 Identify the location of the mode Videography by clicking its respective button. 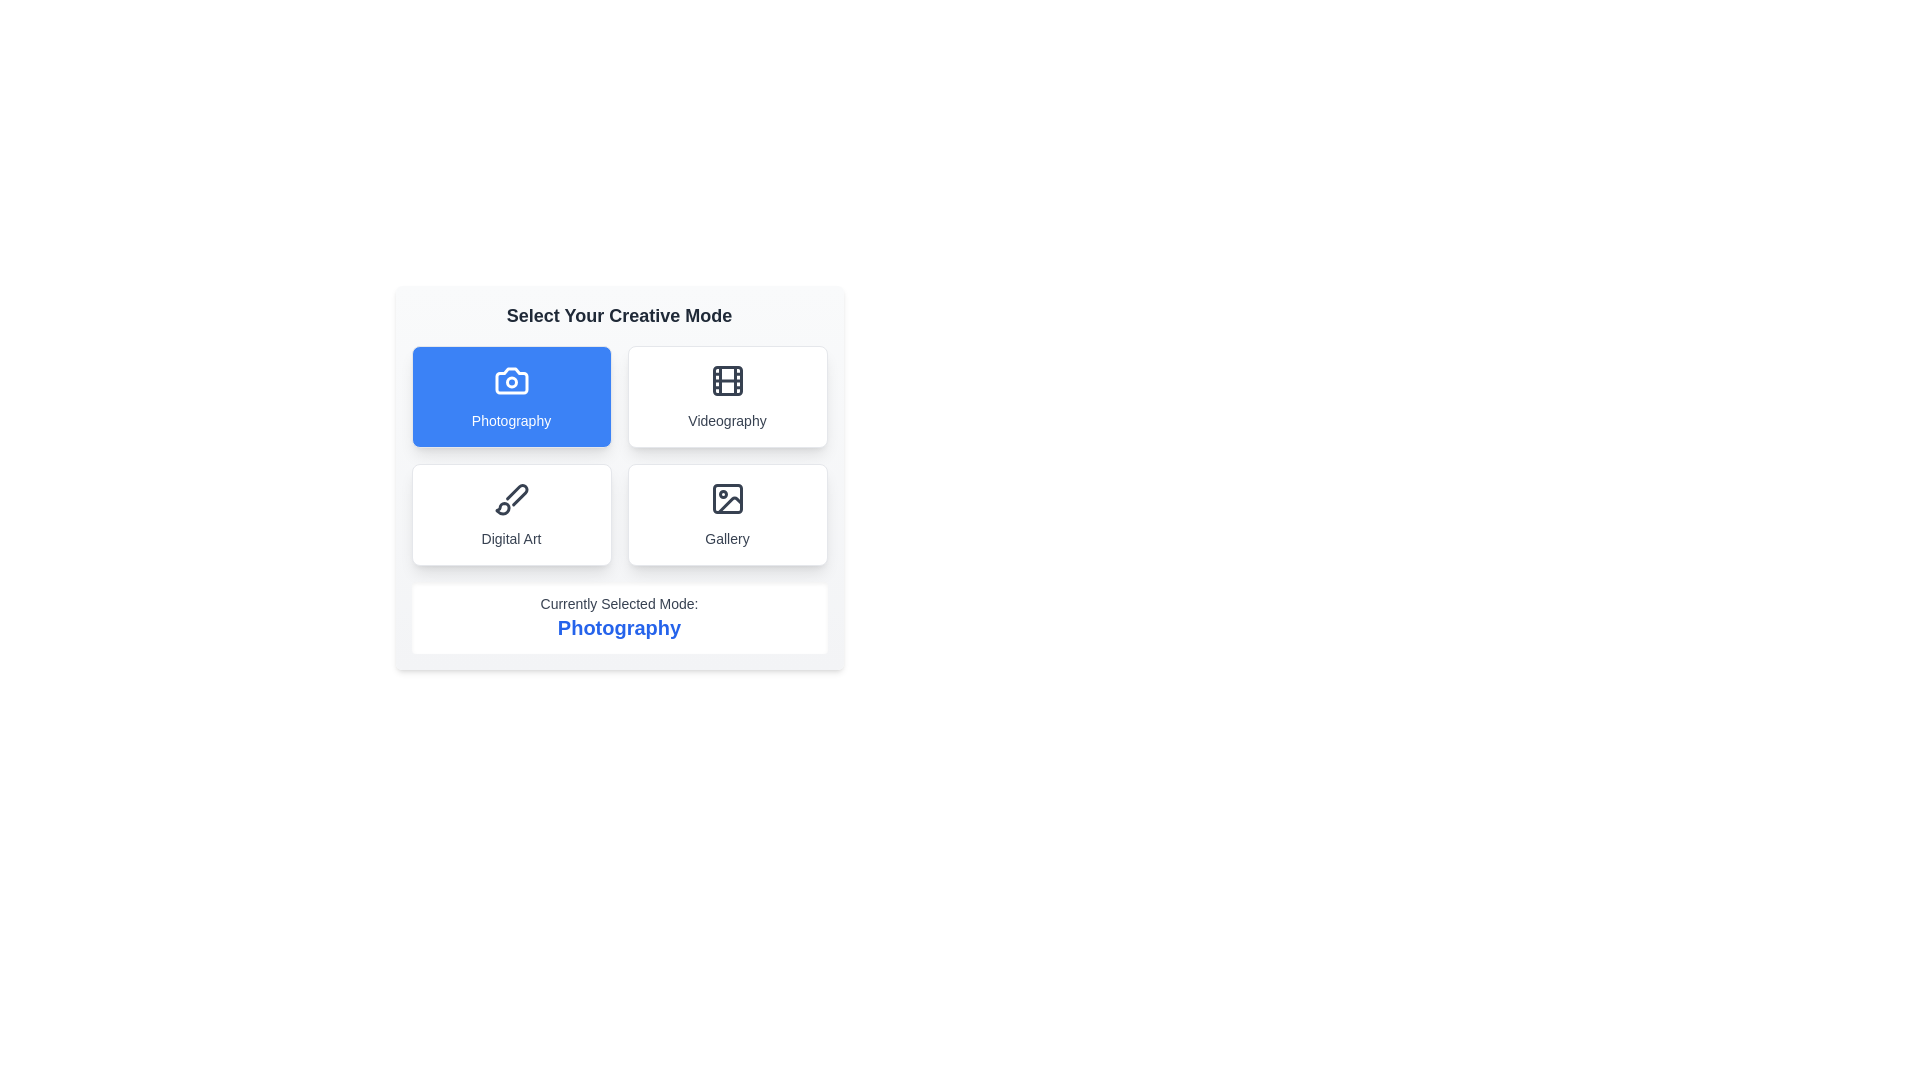
(726, 397).